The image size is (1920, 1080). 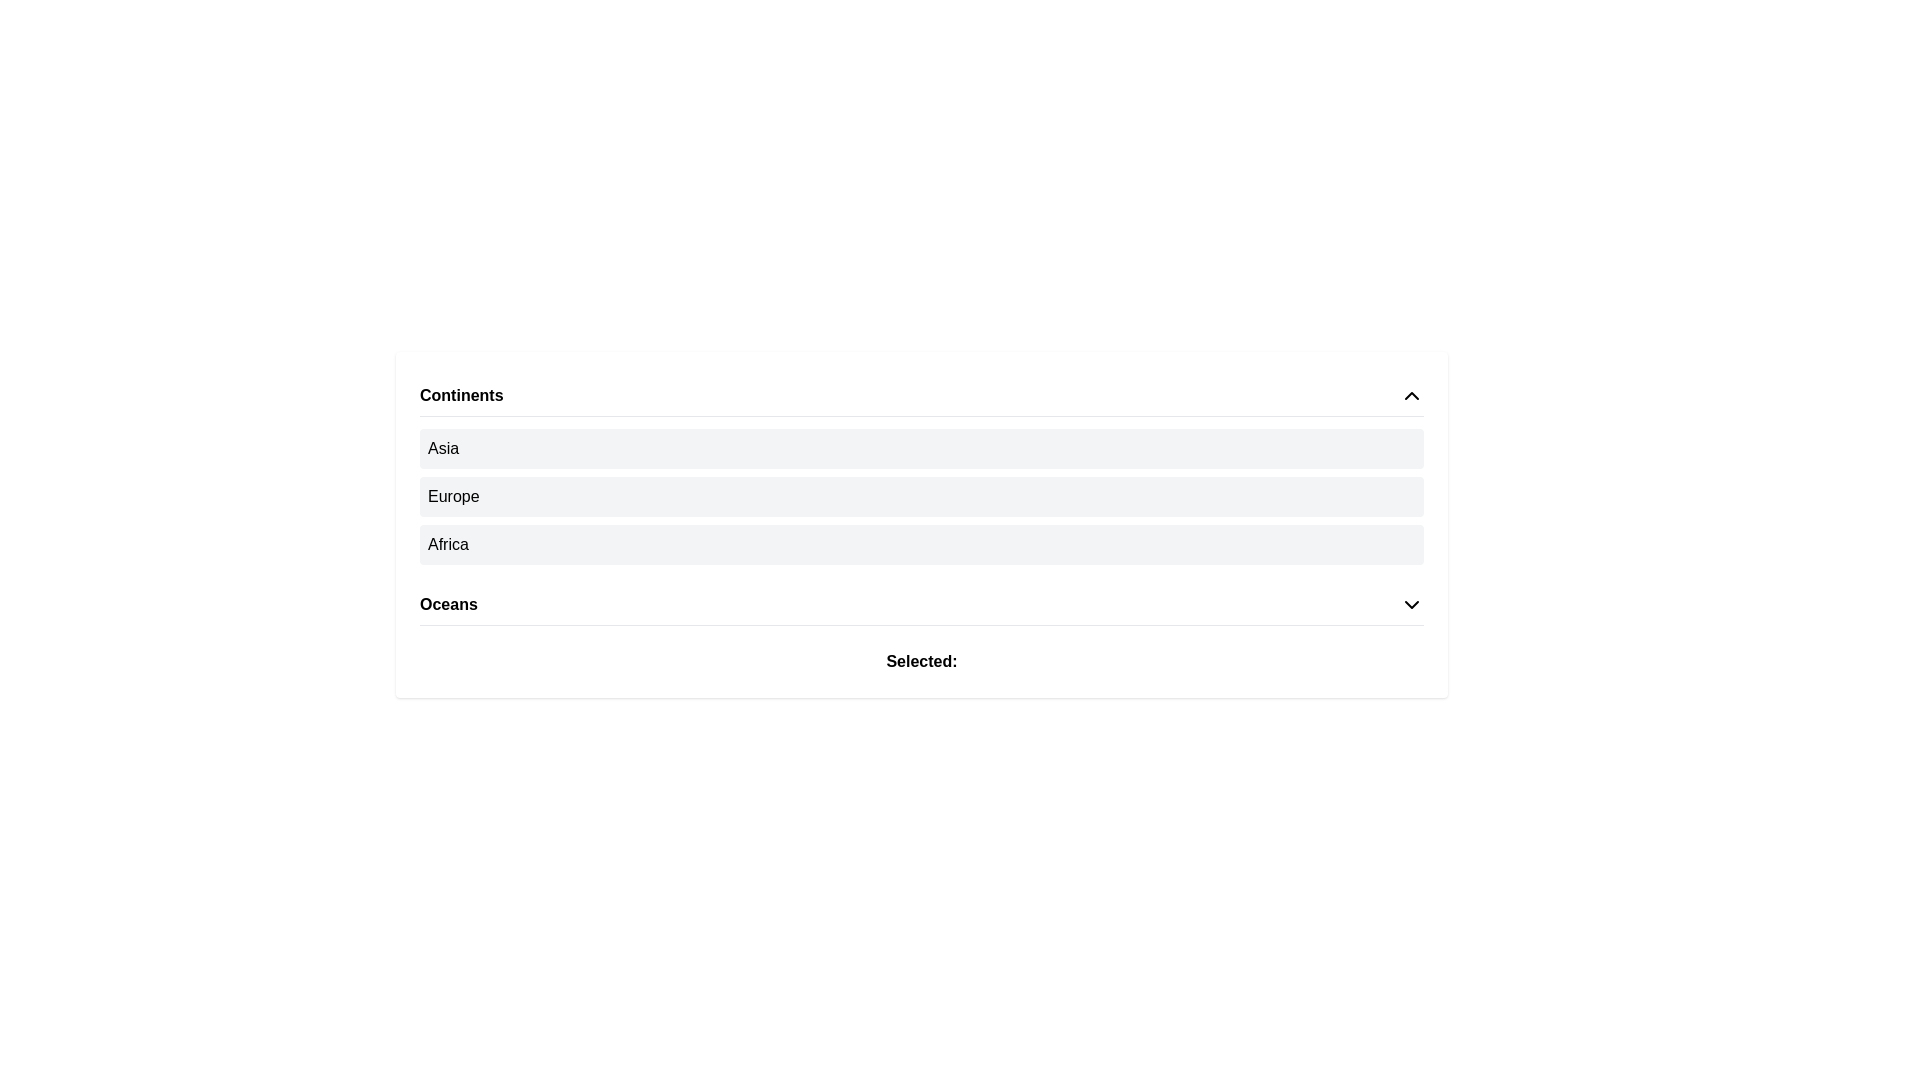 I want to click on the upward-pointing chevron icon located at the far right end of the header labeled 'Continents', so click(x=1410, y=396).